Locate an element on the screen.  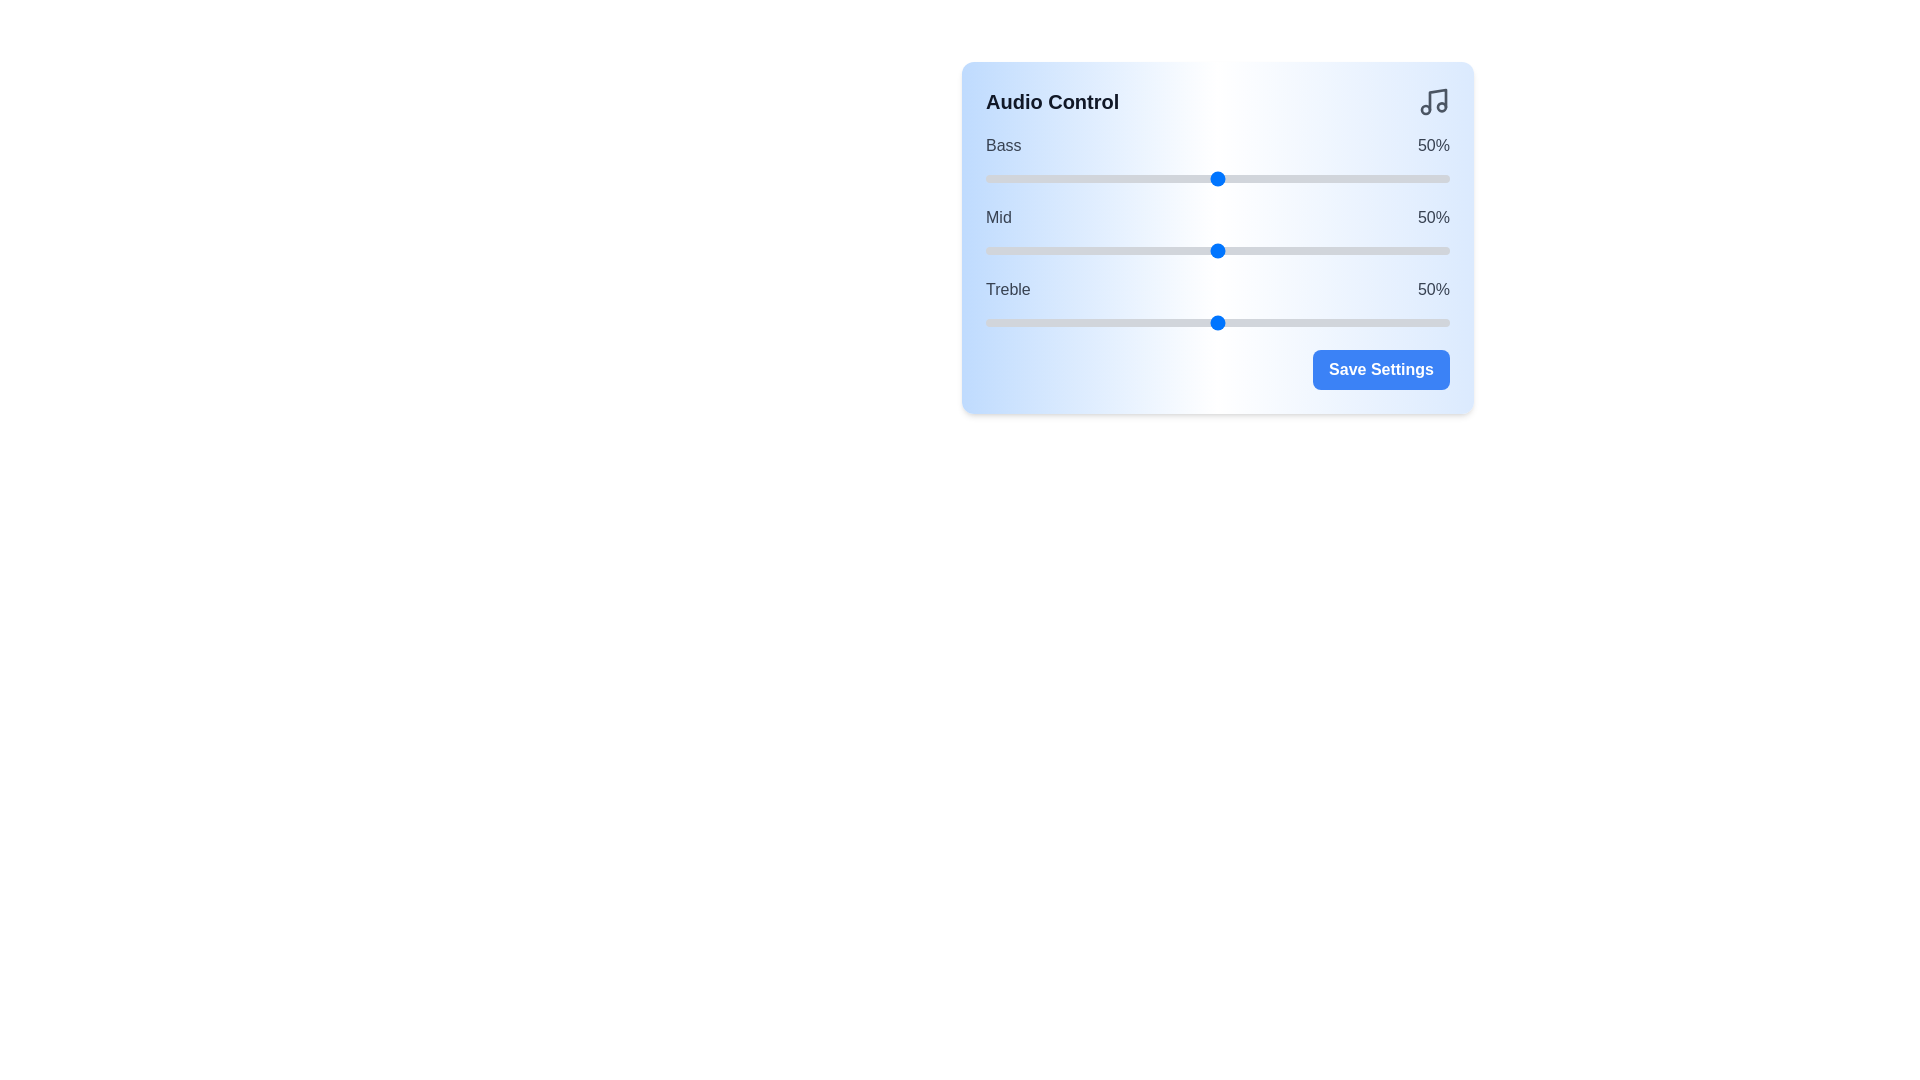
the bass slider to 35% is located at coordinates (1148, 177).